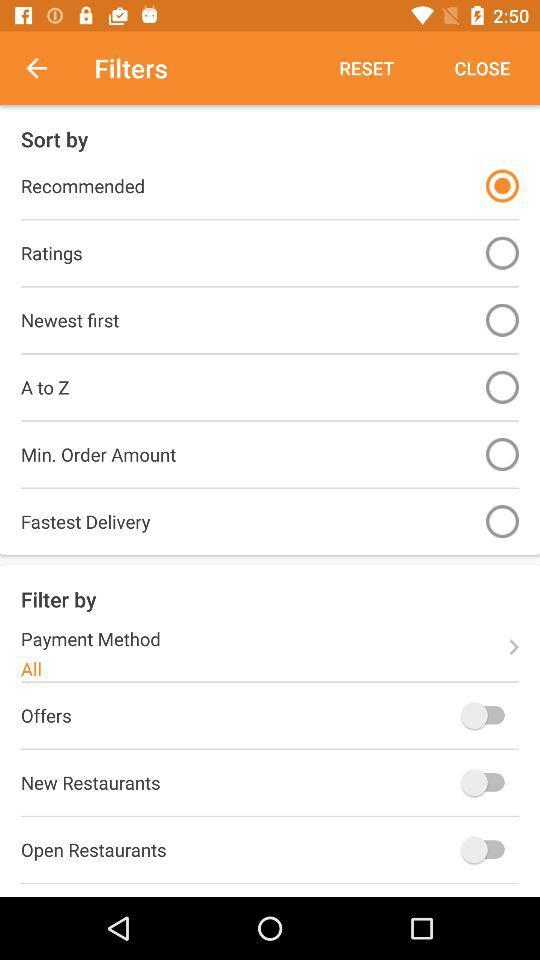 This screenshot has height=960, width=540. I want to click on open restaurants option, so click(486, 848).